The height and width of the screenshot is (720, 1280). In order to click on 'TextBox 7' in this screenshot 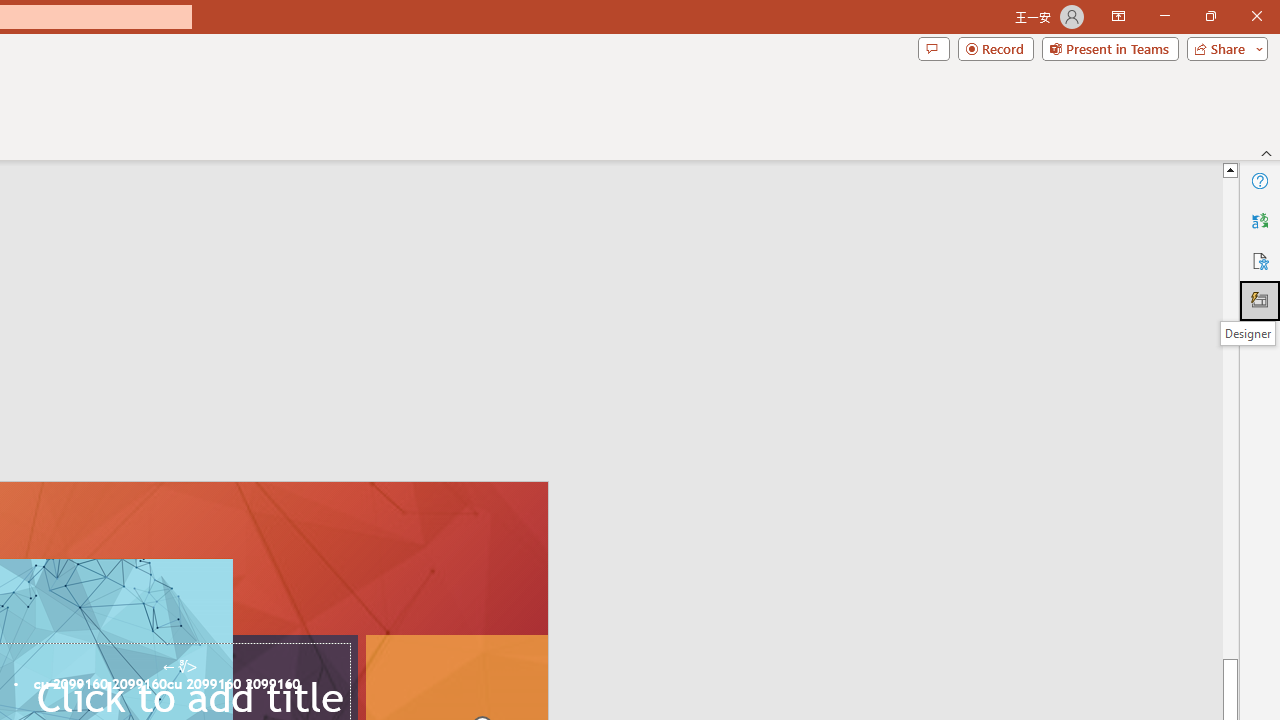, I will do `click(179, 667)`.